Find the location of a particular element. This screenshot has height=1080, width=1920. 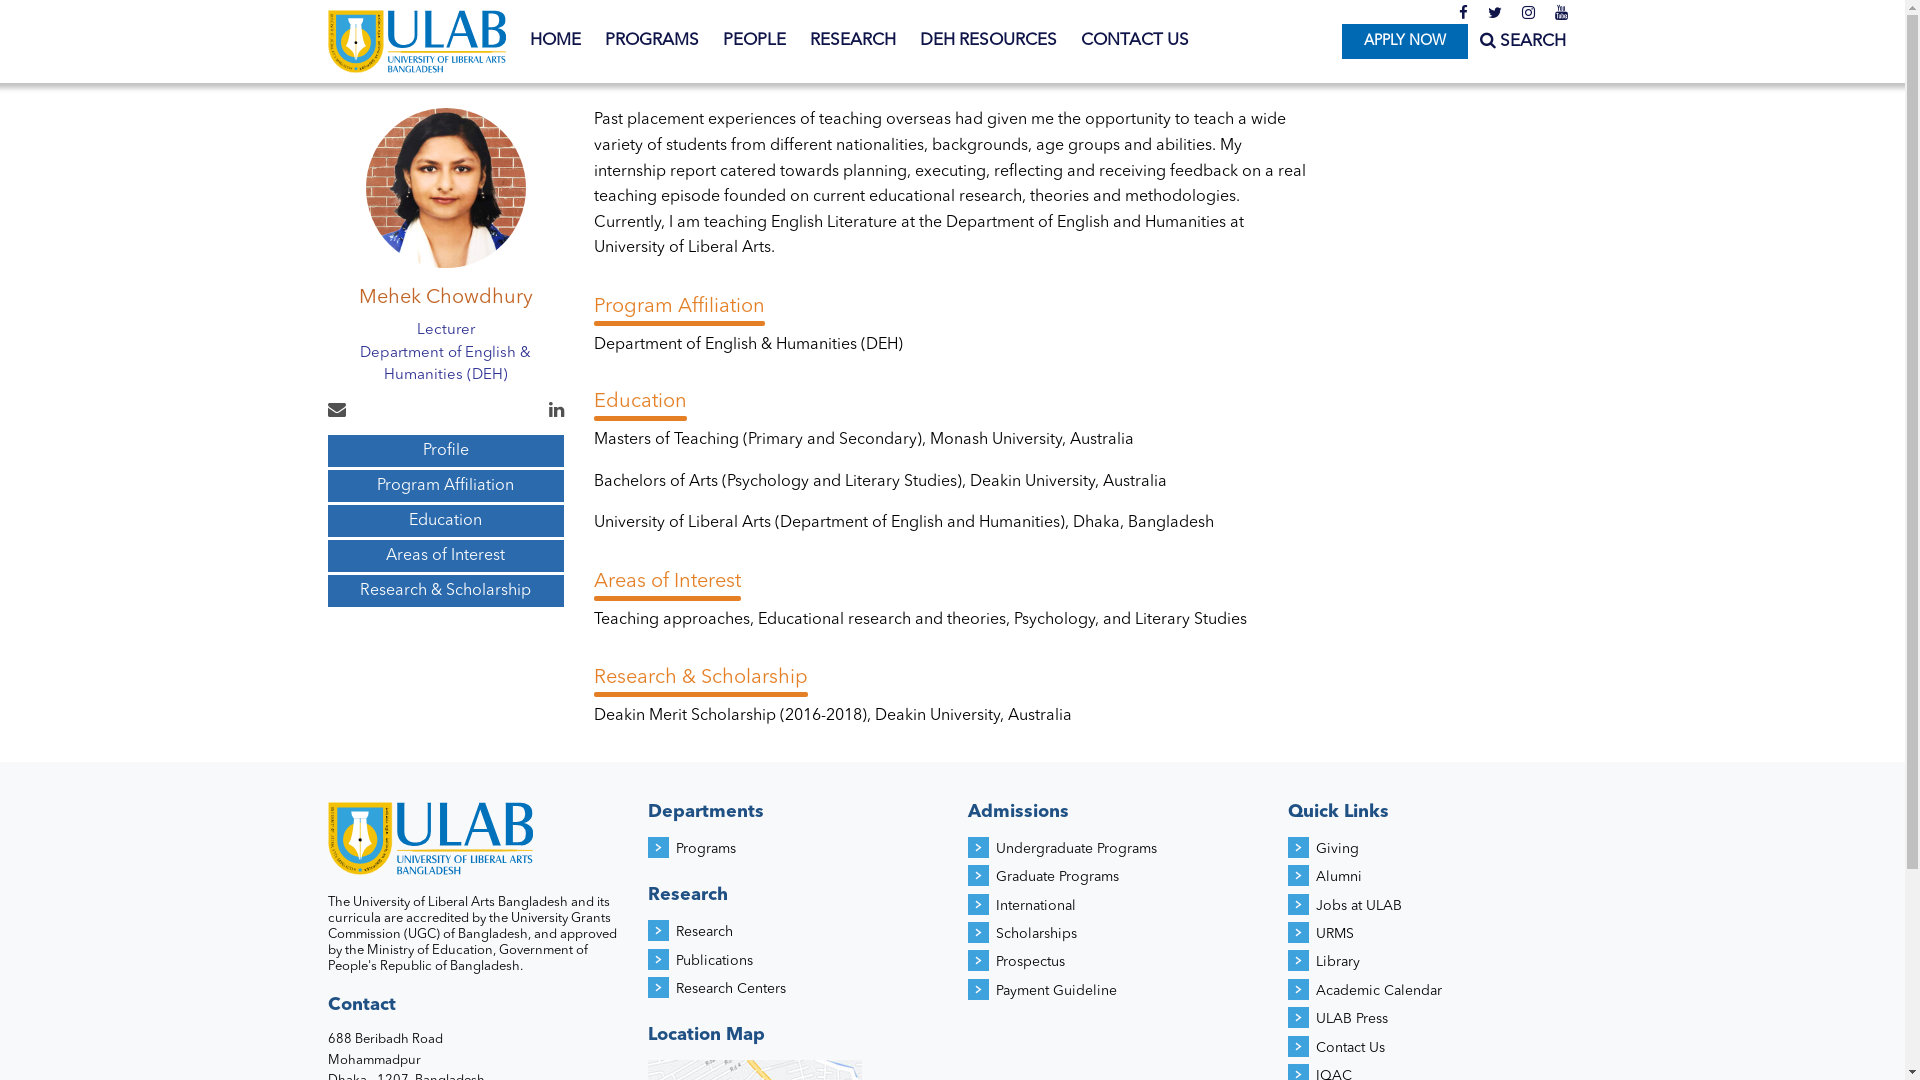

'ULAB Press' is located at coordinates (1352, 1018).